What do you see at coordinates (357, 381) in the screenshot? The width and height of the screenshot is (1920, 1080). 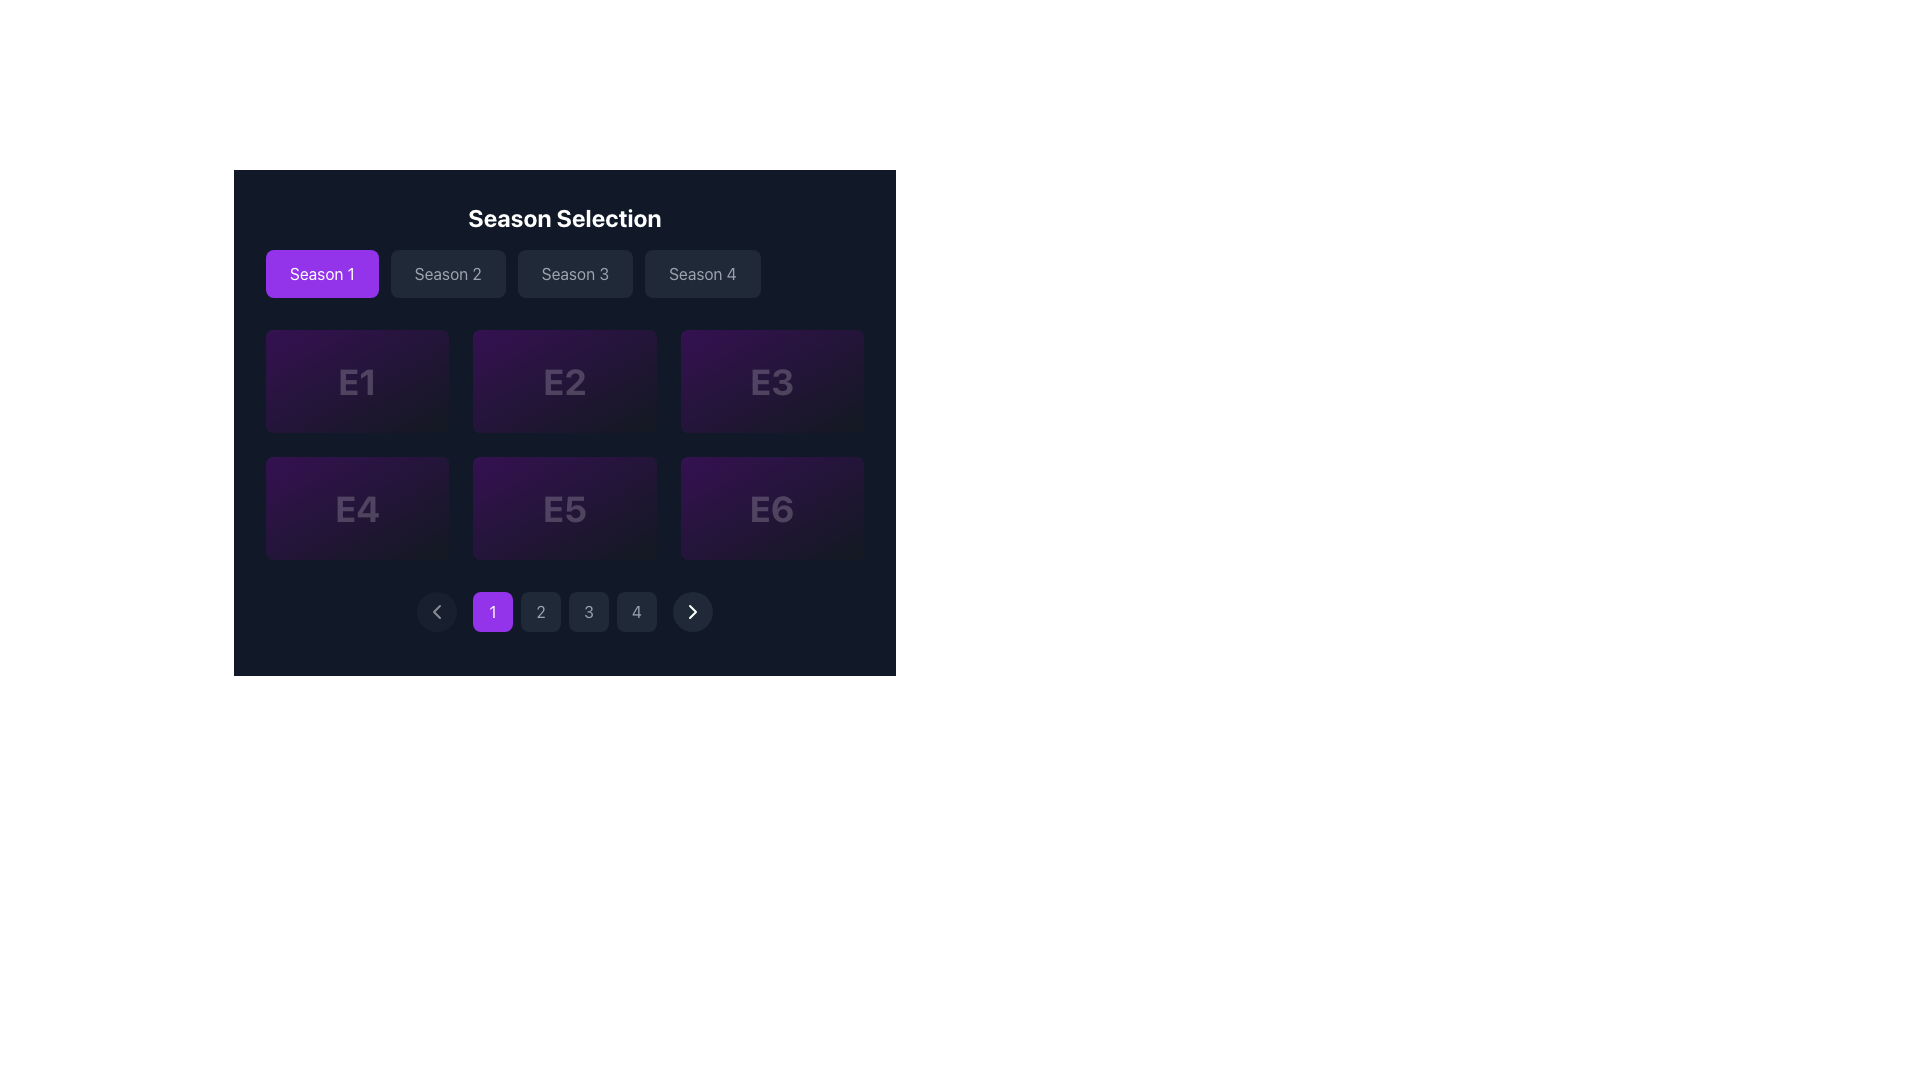 I see `the episode card for Episode 1 located in the top-left corner of the grid layout` at bounding box center [357, 381].